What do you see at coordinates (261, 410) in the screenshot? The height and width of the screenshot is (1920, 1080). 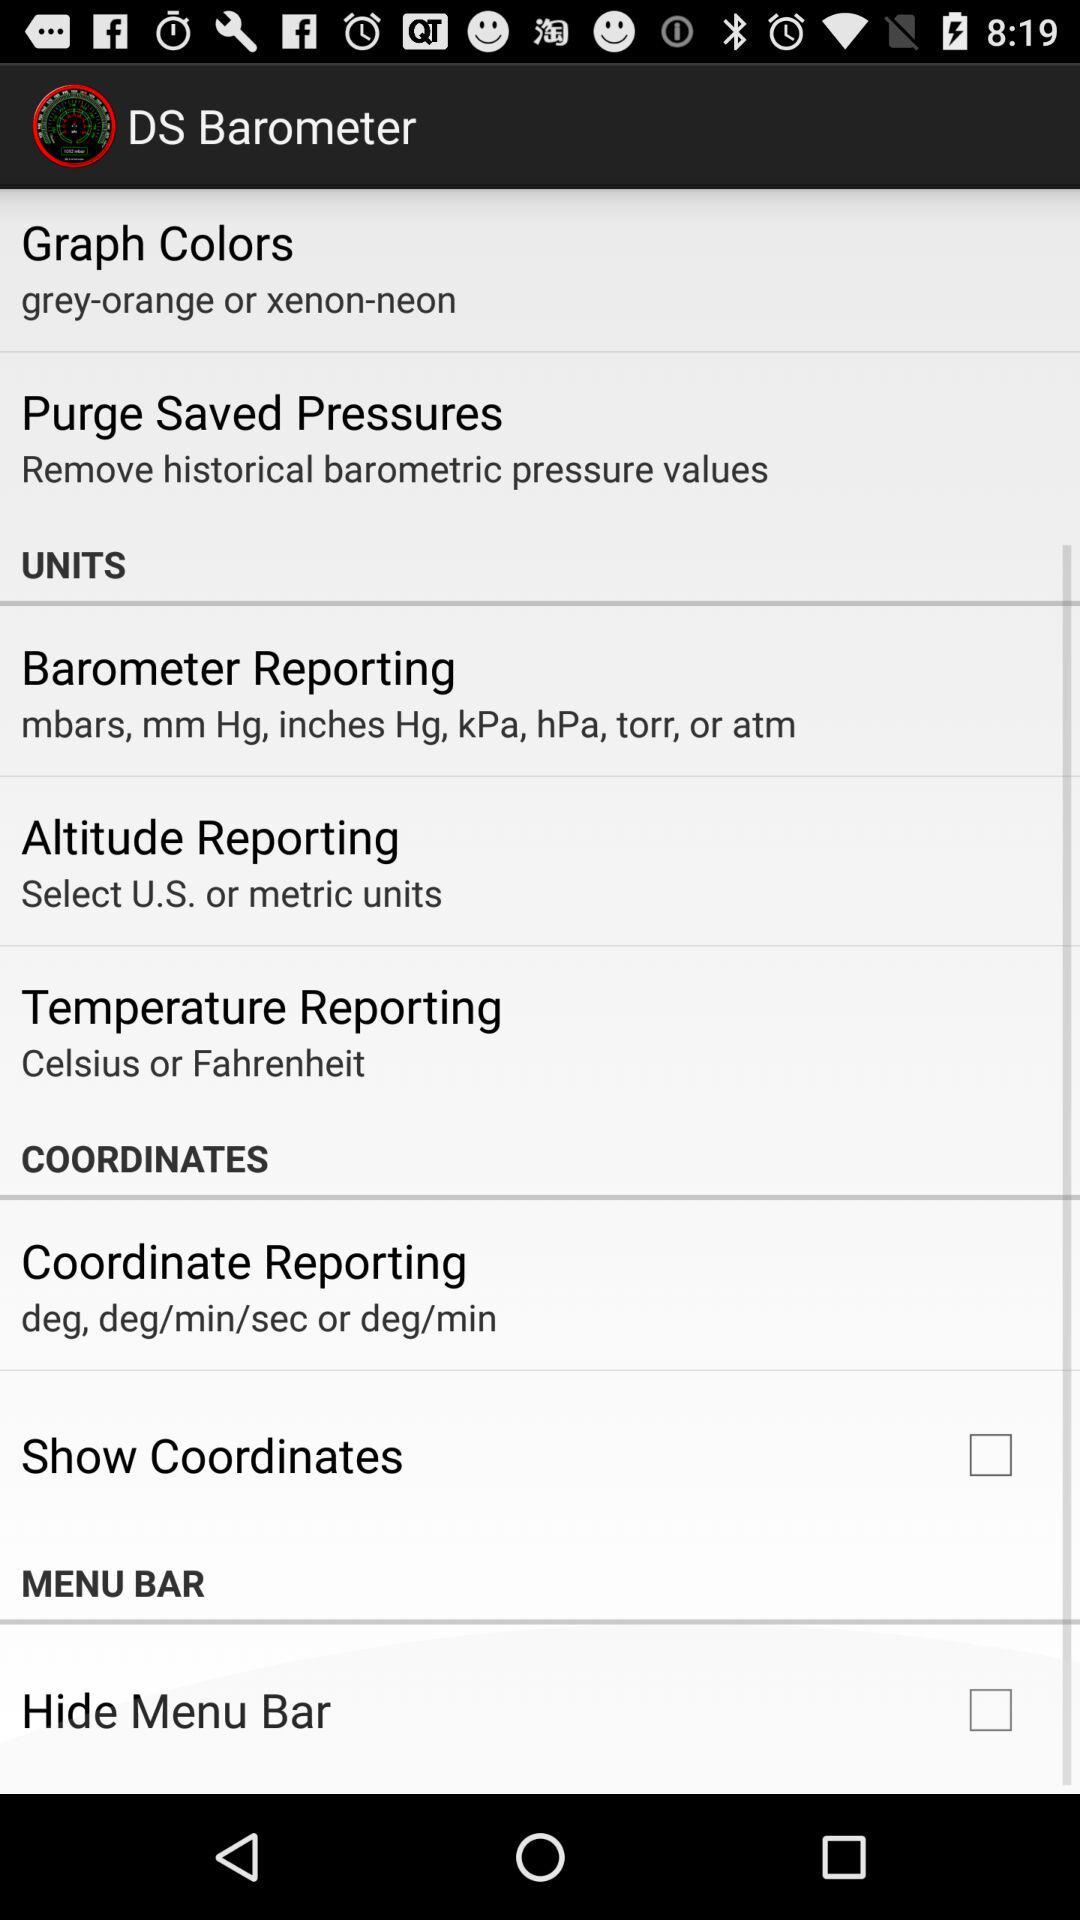 I see `purge saved pressures icon` at bounding box center [261, 410].